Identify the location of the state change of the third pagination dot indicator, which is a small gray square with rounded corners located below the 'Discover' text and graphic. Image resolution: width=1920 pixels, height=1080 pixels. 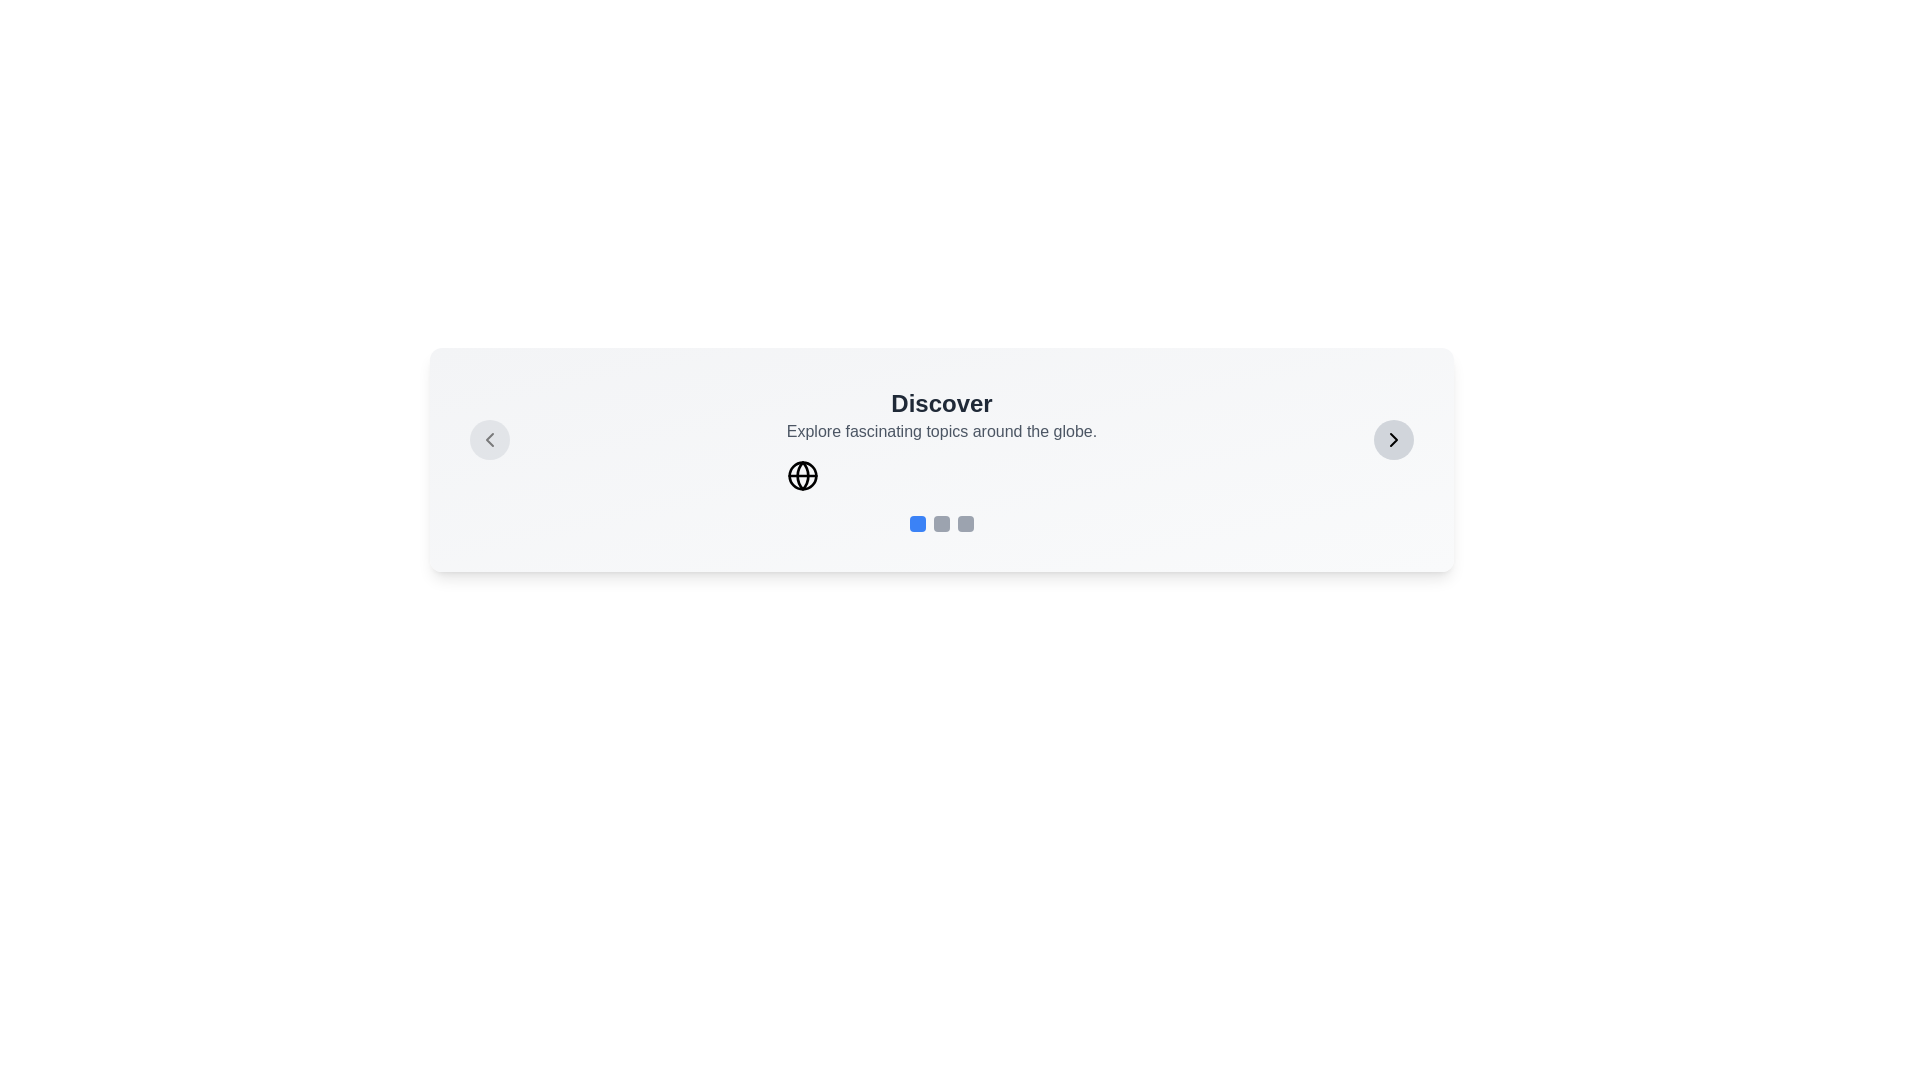
(965, 523).